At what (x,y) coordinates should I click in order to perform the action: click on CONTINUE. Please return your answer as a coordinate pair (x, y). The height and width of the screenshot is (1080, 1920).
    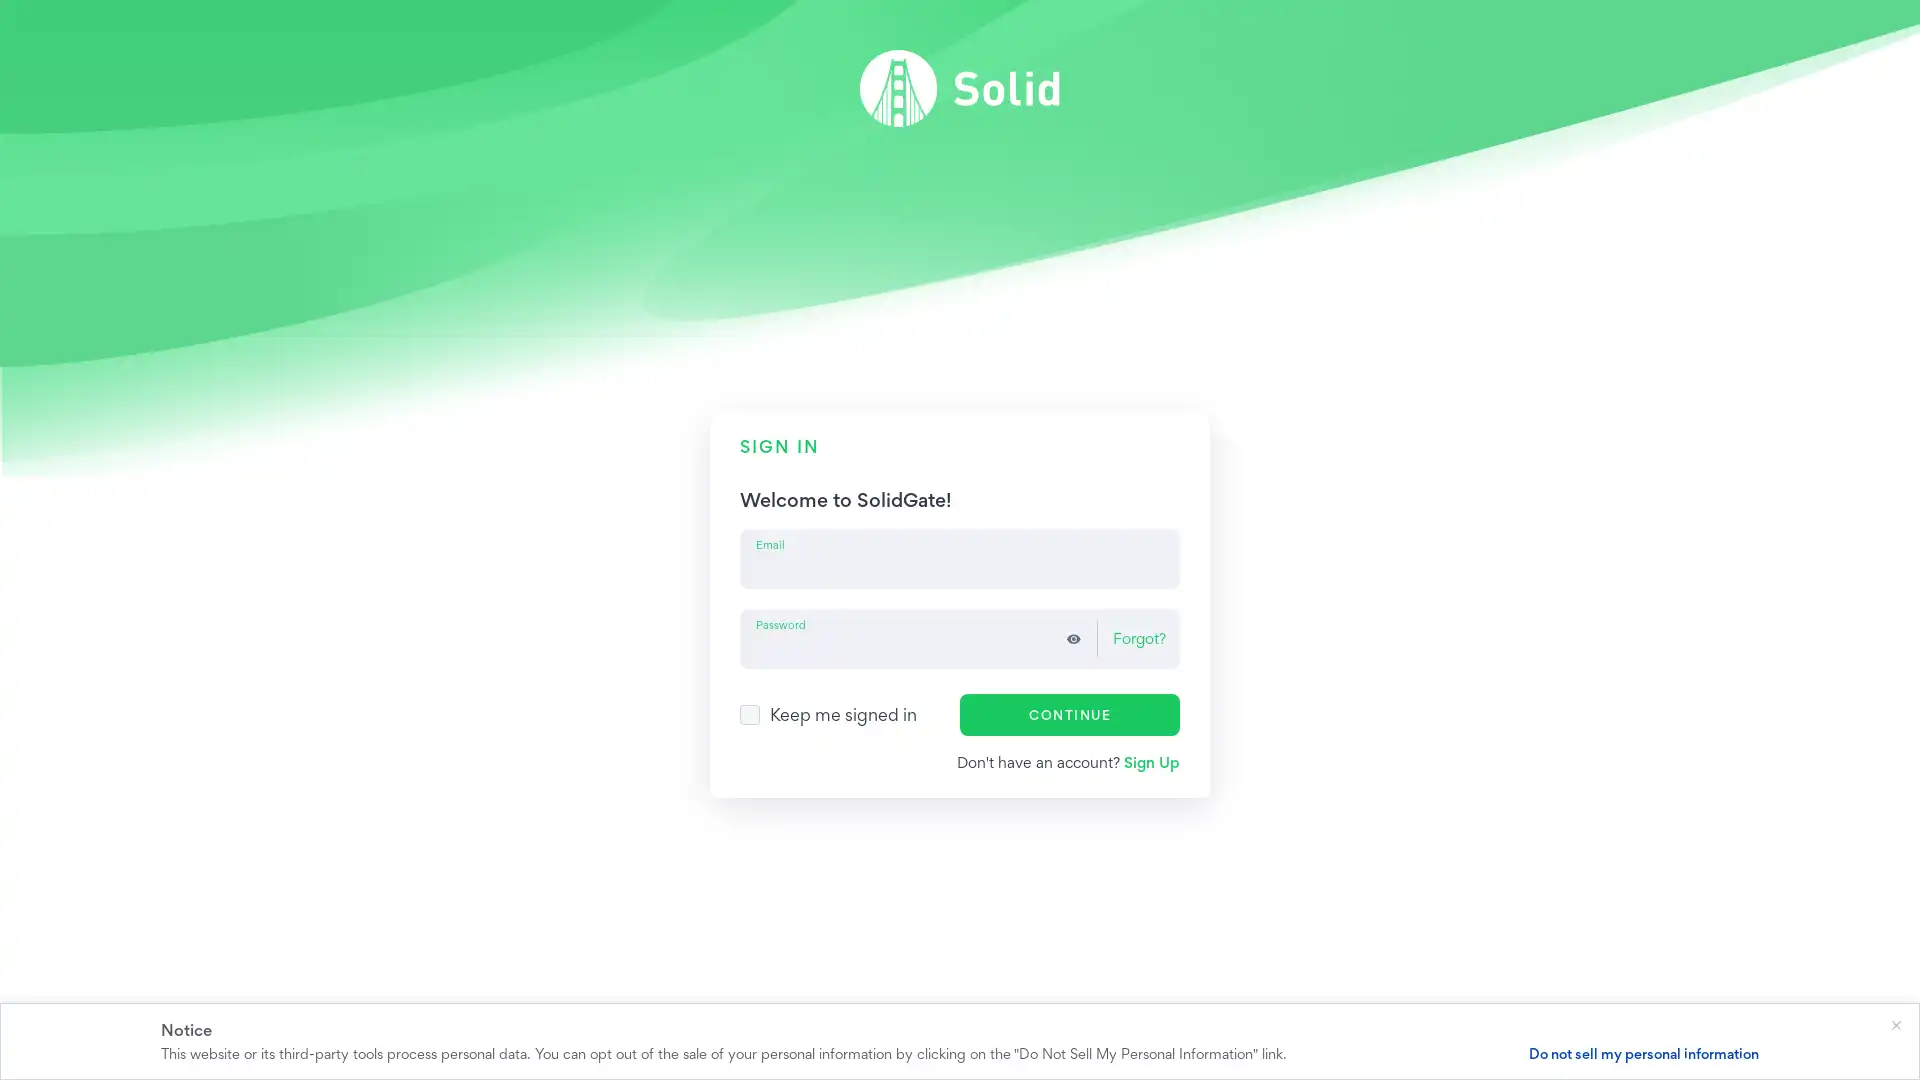
    Looking at the image, I should click on (1069, 712).